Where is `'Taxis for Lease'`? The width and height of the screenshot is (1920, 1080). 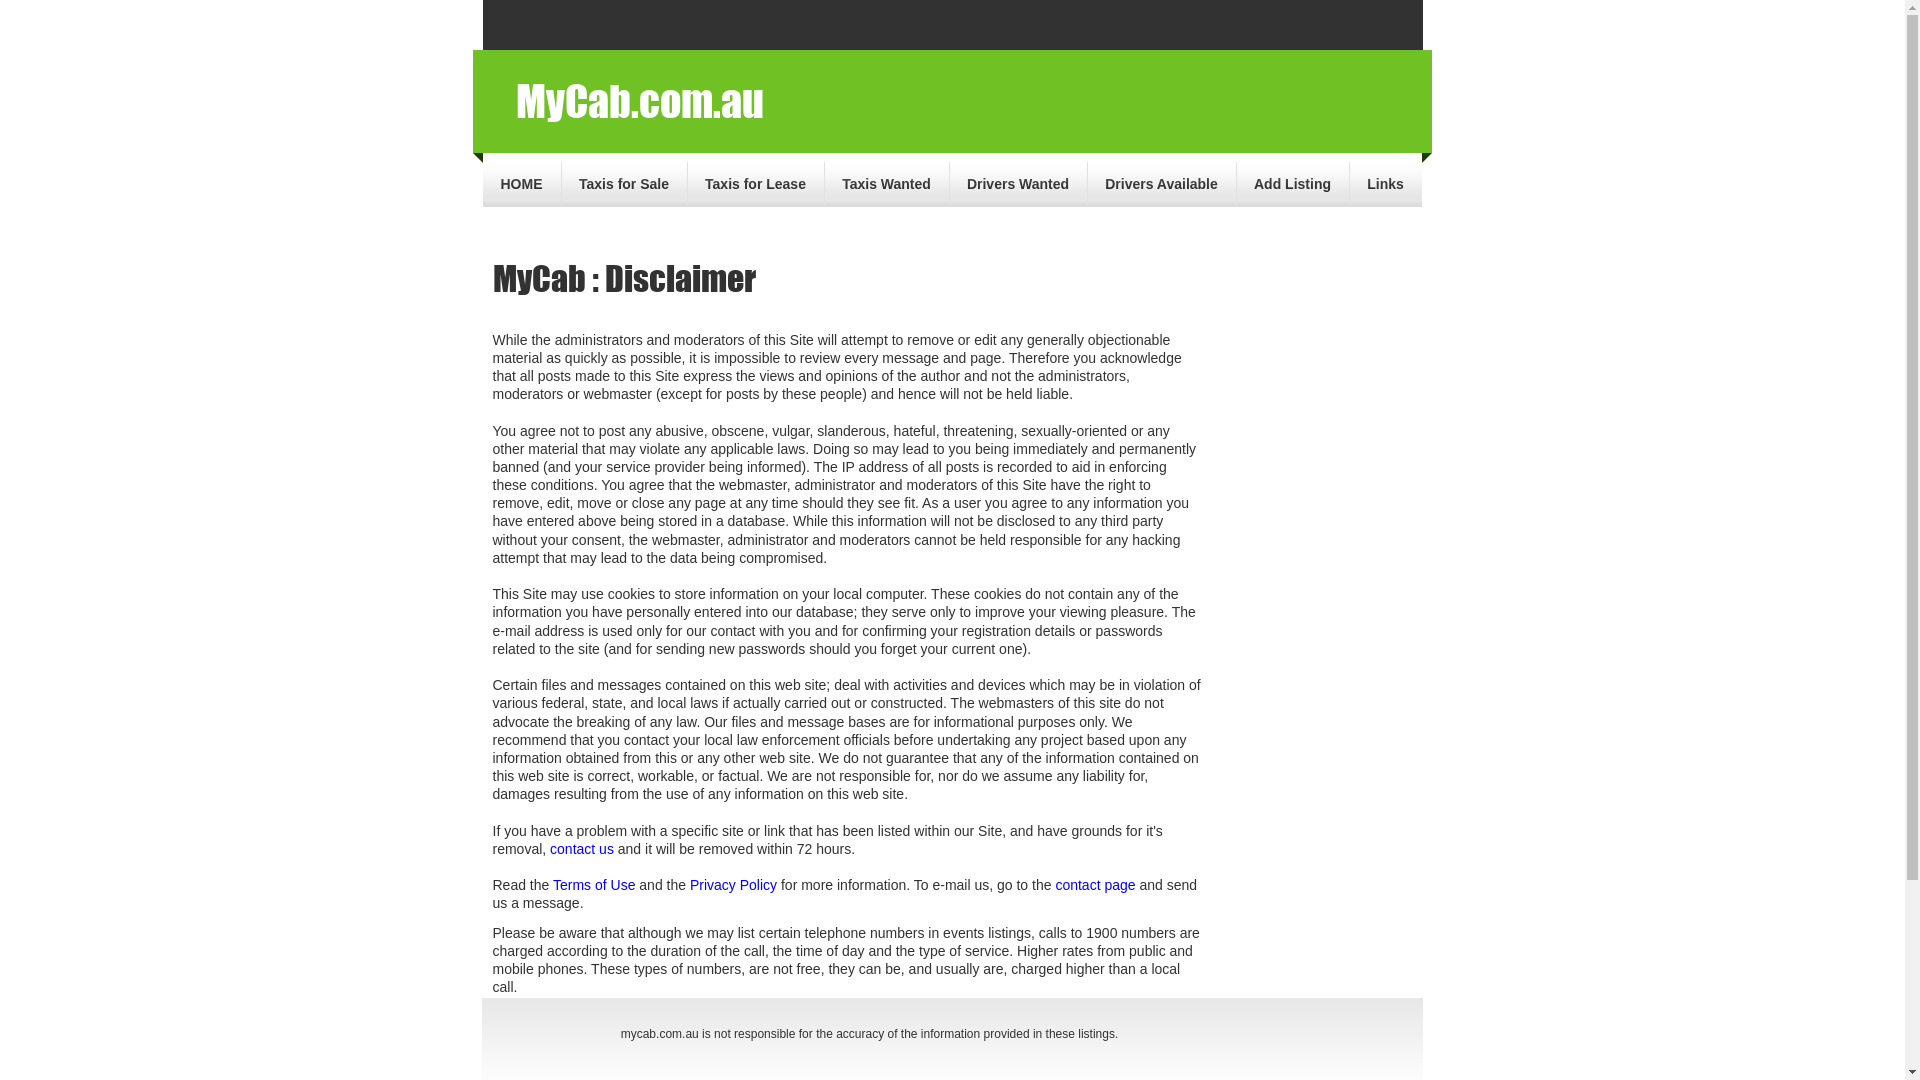 'Taxis for Lease' is located at coordinates (687, 184).